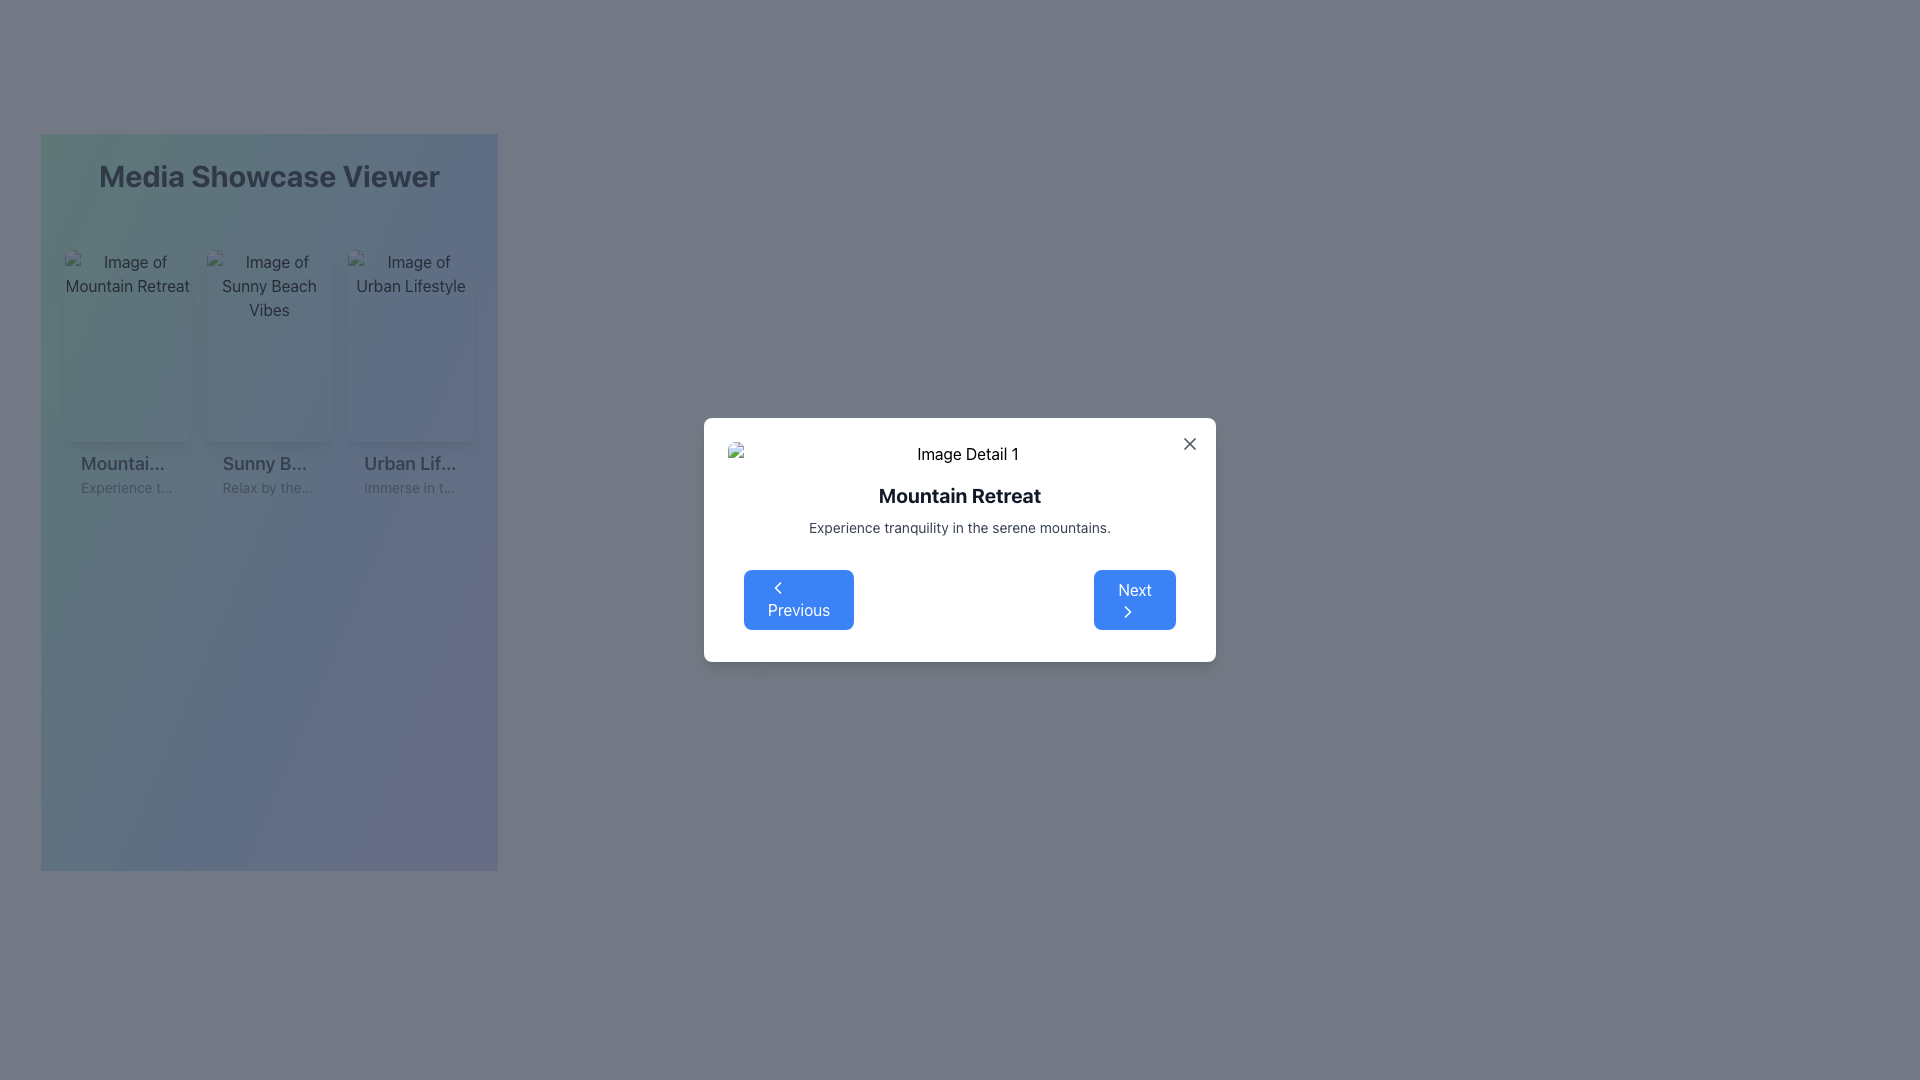  I want to click on title 'Urban Lifestyle' and the description 'Immerse in the vibrant energy of the city.' from the textual content block located at the center of the card component in the grid layout, so click(410, 474).